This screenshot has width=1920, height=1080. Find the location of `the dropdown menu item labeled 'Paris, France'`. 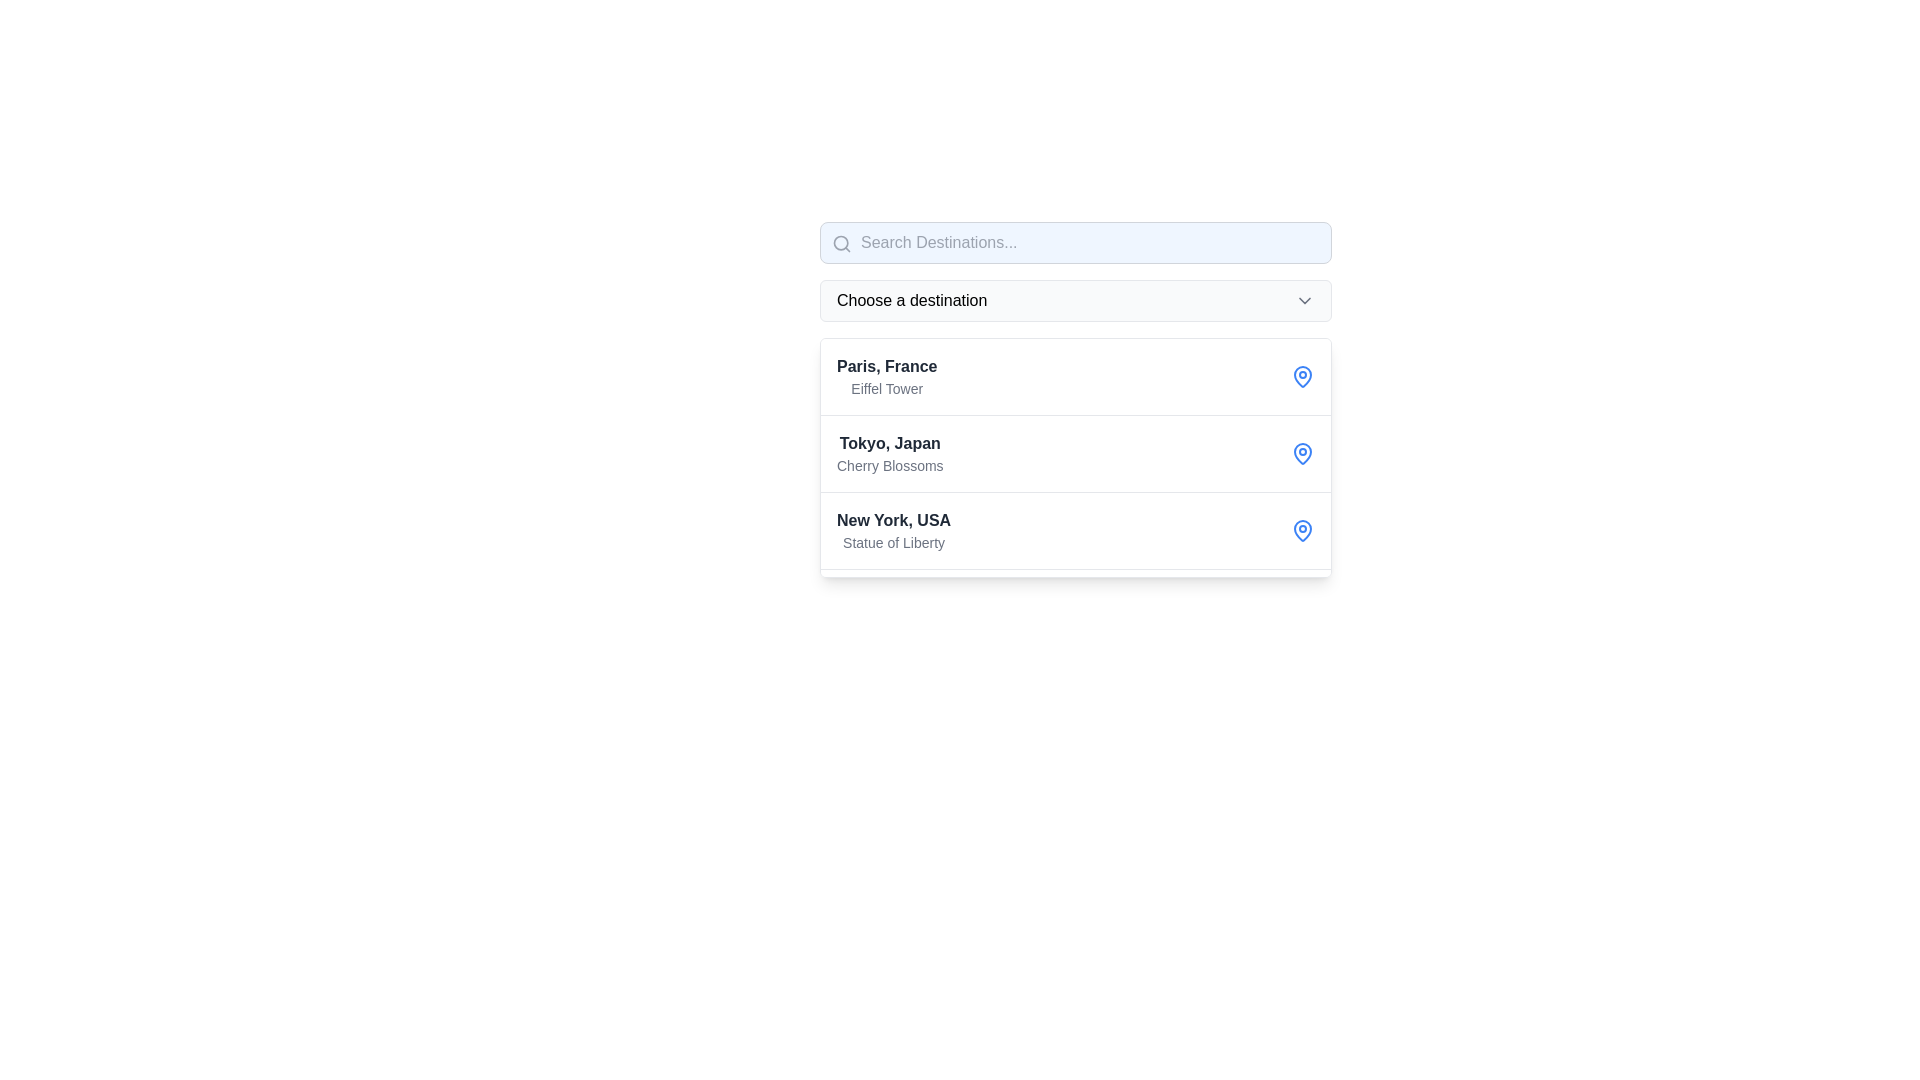

the dropdown menu item labeled 'Paris, France' is located at coordinates (1074, 400).